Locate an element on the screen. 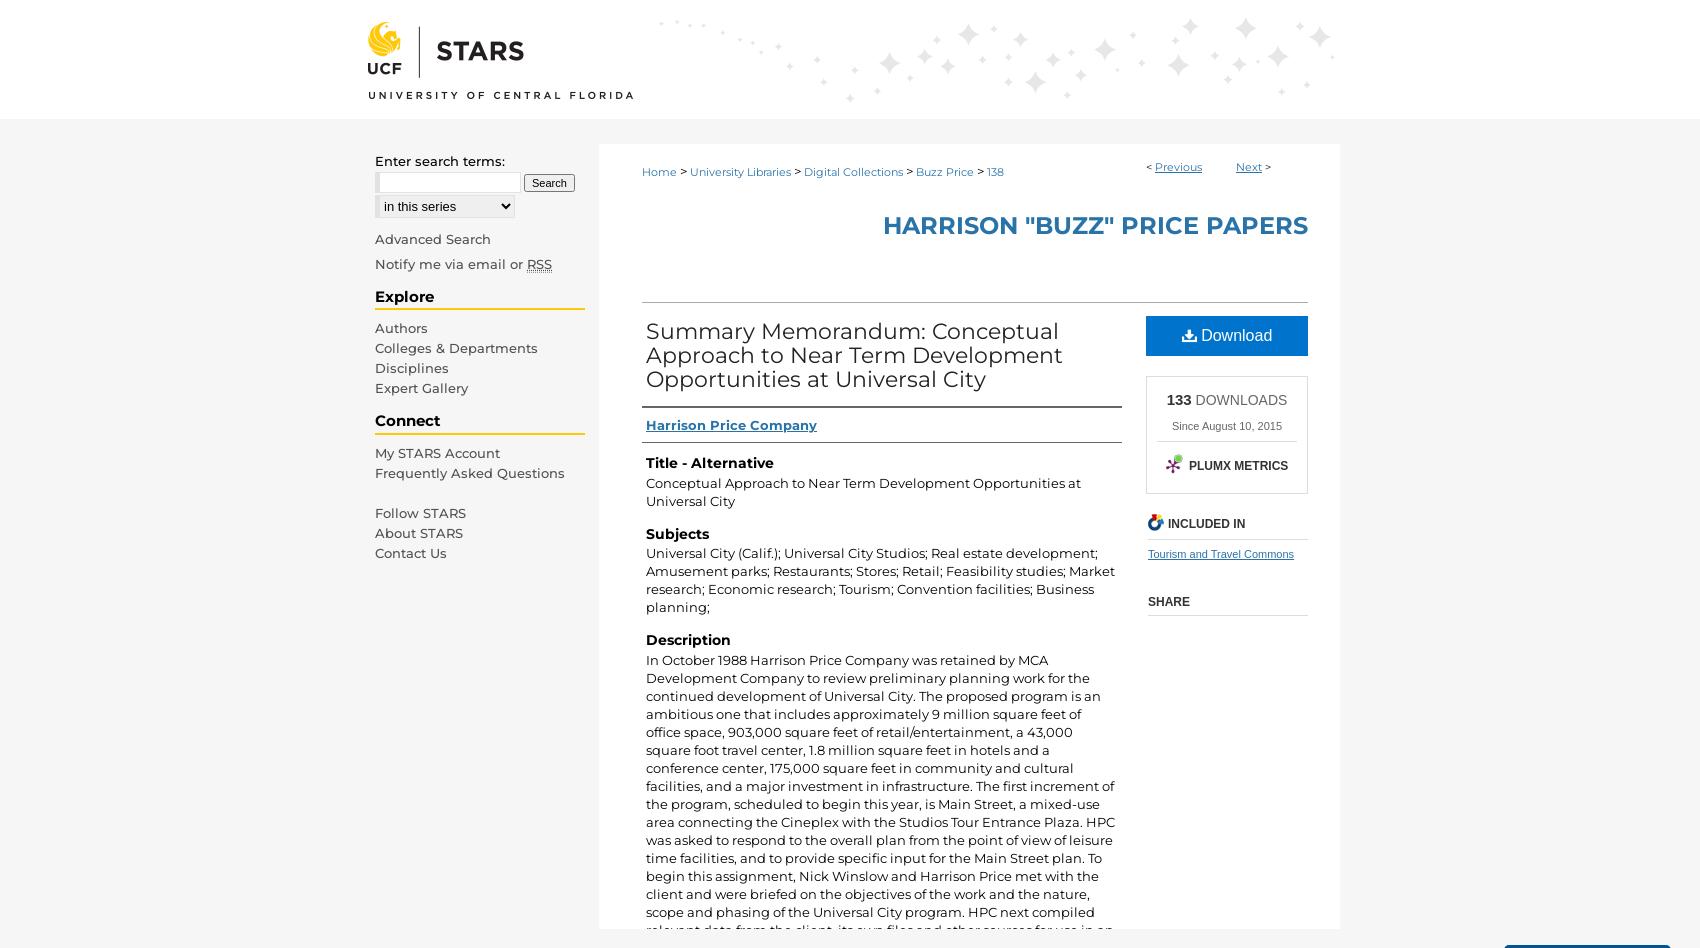 Image resolution: width=1700 pixels, height=948 pixels. 'Home' is located at coordinates (659, 170).